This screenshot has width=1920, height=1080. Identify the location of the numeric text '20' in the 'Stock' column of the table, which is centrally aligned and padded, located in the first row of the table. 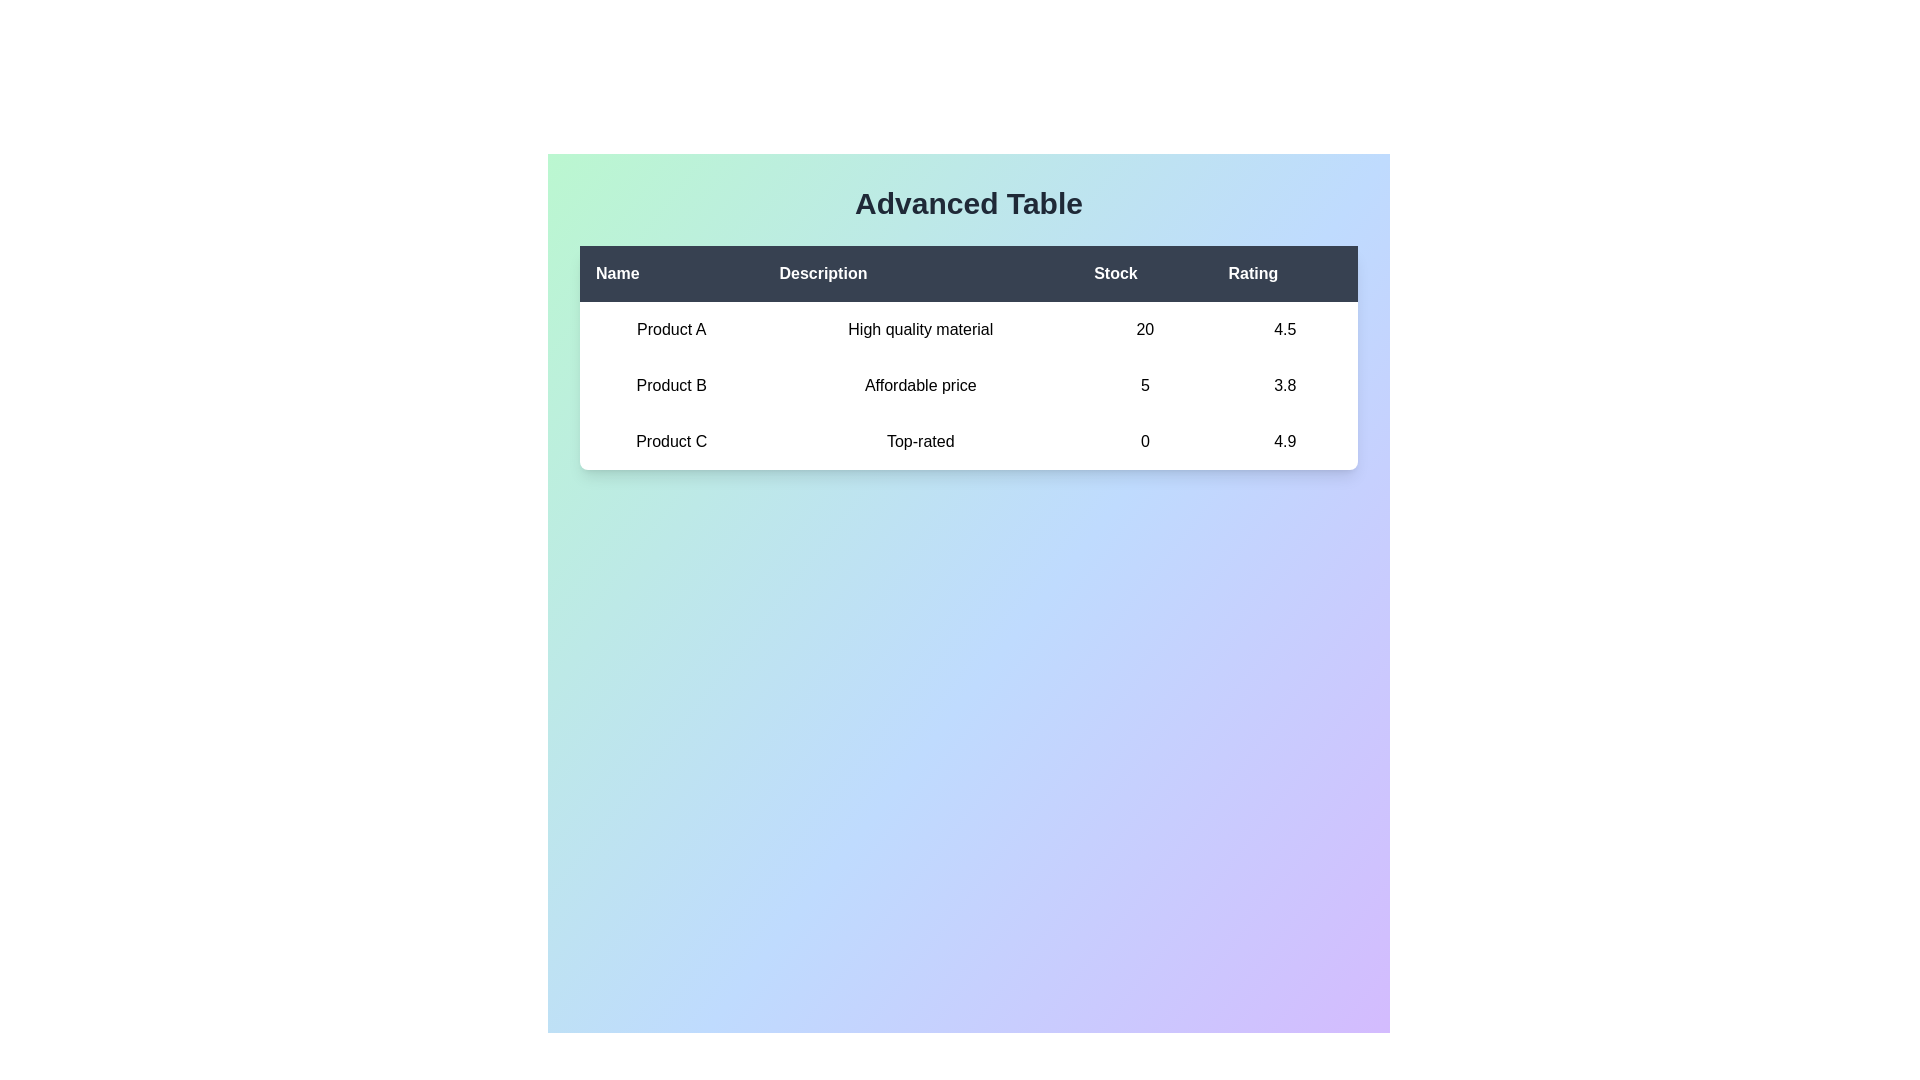
(1145, 329).